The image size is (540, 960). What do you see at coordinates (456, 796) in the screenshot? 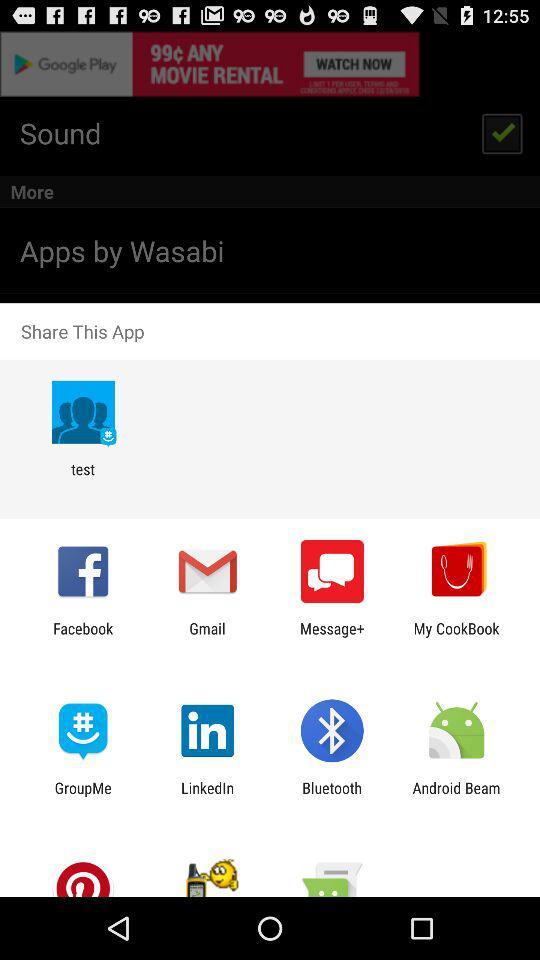
I see `item to the right of bluetooth app` at bounding box center [456, 796].